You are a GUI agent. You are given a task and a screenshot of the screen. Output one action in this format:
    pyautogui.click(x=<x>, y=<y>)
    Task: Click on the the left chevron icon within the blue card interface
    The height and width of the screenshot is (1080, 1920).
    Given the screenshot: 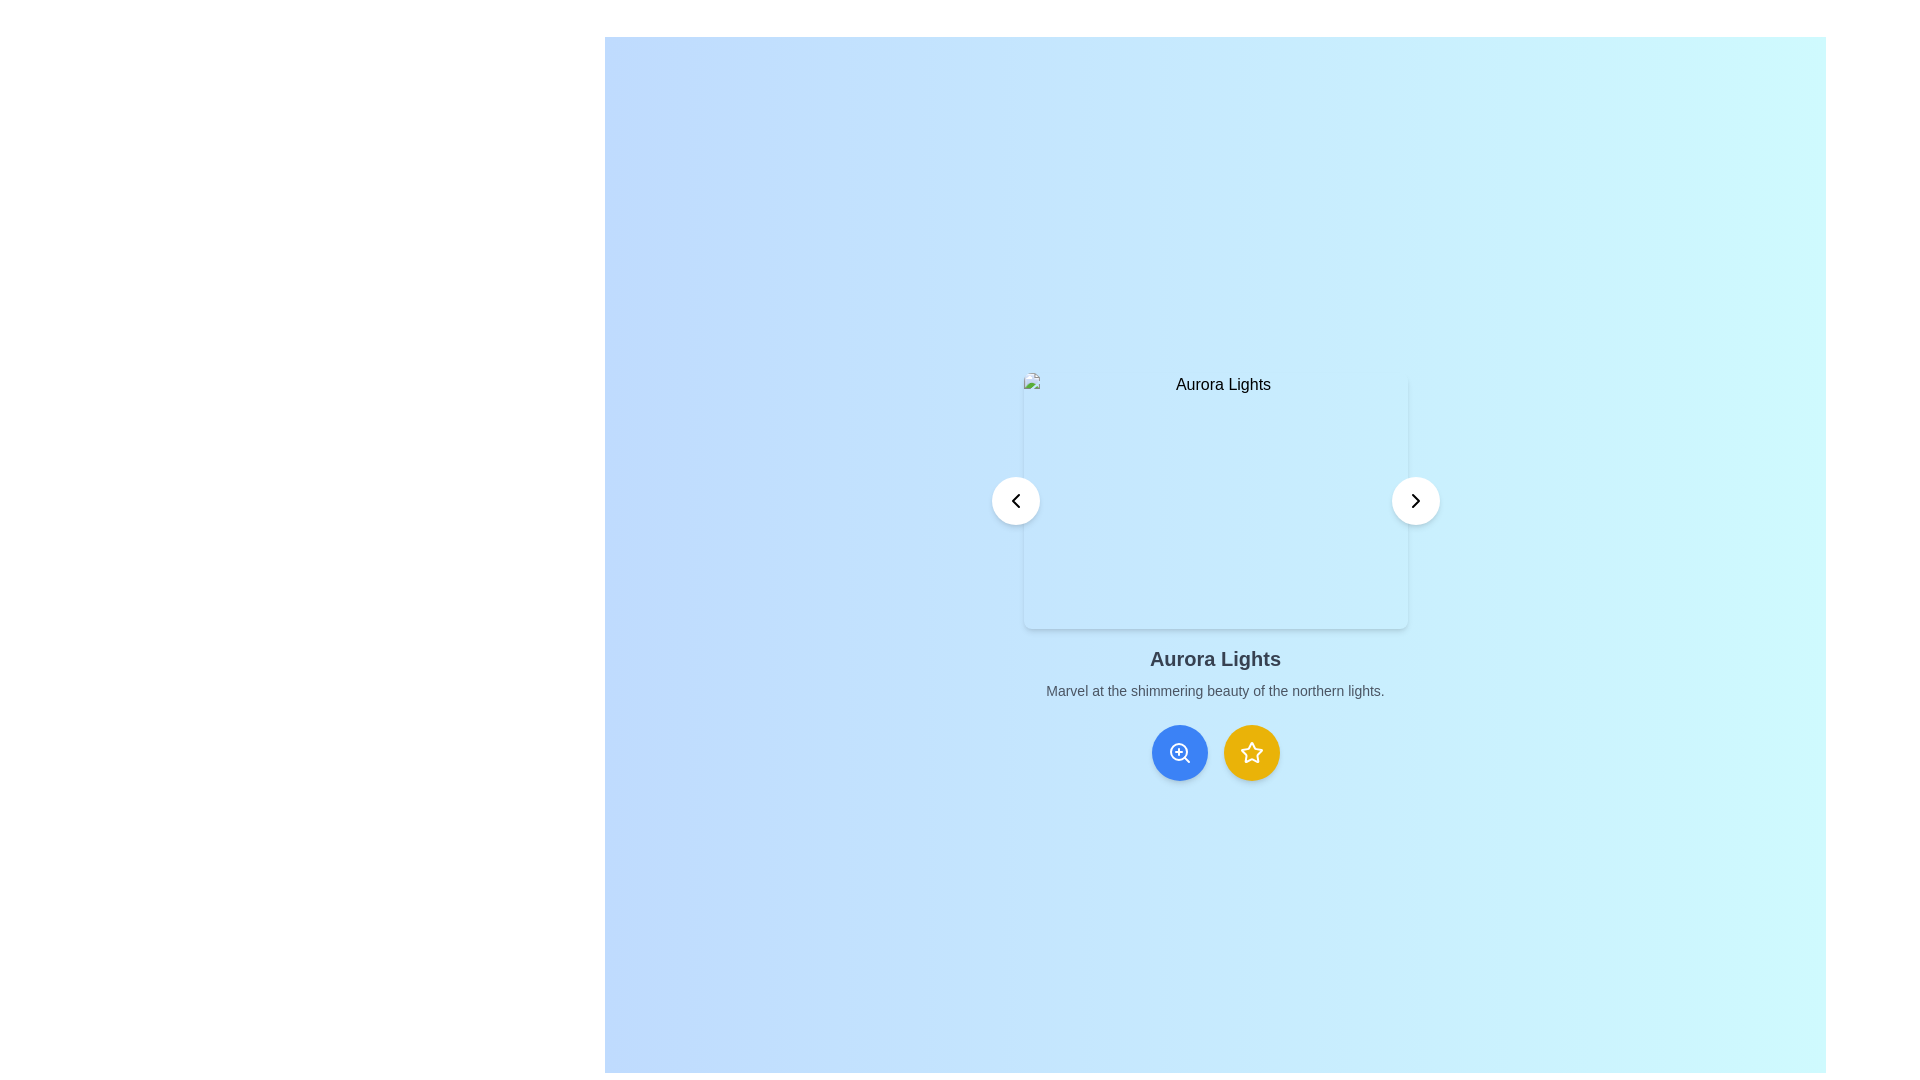 What is the action you would take?
    pyautogui.click(x=1015, y=500)
    